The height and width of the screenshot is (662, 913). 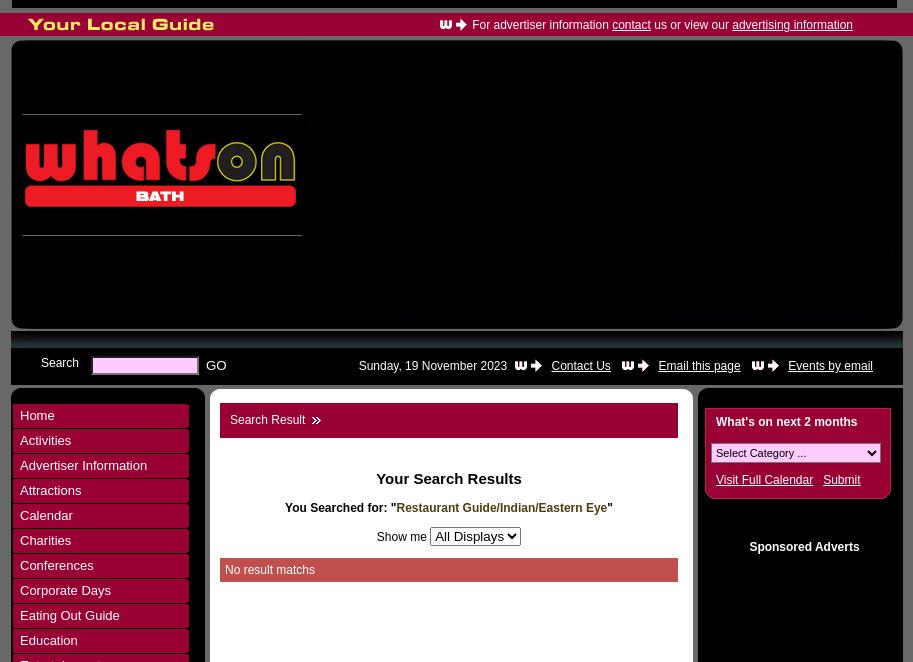 What do you see at coordinates (690, 25) in the screenshot?
I see `'us or view our'` at bounding box center [690, 25].